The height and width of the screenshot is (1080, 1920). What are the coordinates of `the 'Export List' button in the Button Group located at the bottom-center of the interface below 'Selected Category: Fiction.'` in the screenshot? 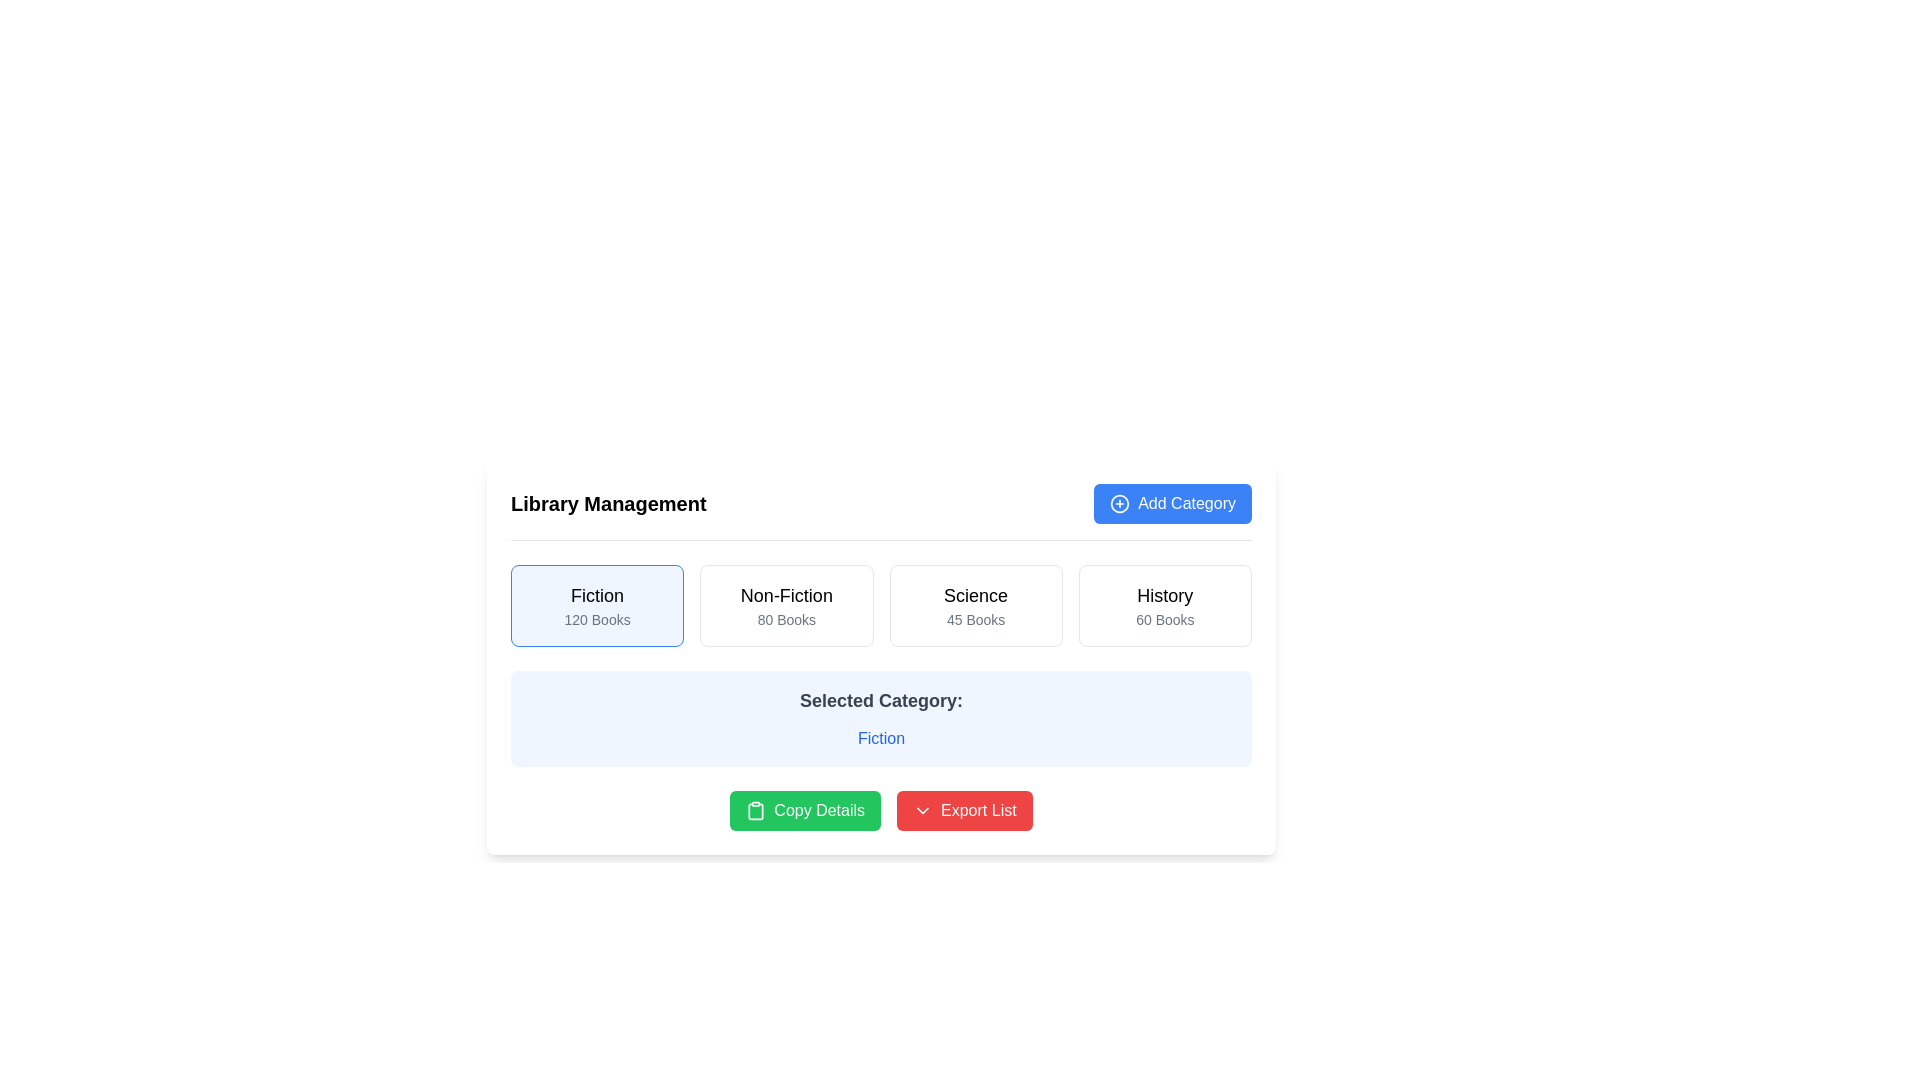 It's located at (880, 810).